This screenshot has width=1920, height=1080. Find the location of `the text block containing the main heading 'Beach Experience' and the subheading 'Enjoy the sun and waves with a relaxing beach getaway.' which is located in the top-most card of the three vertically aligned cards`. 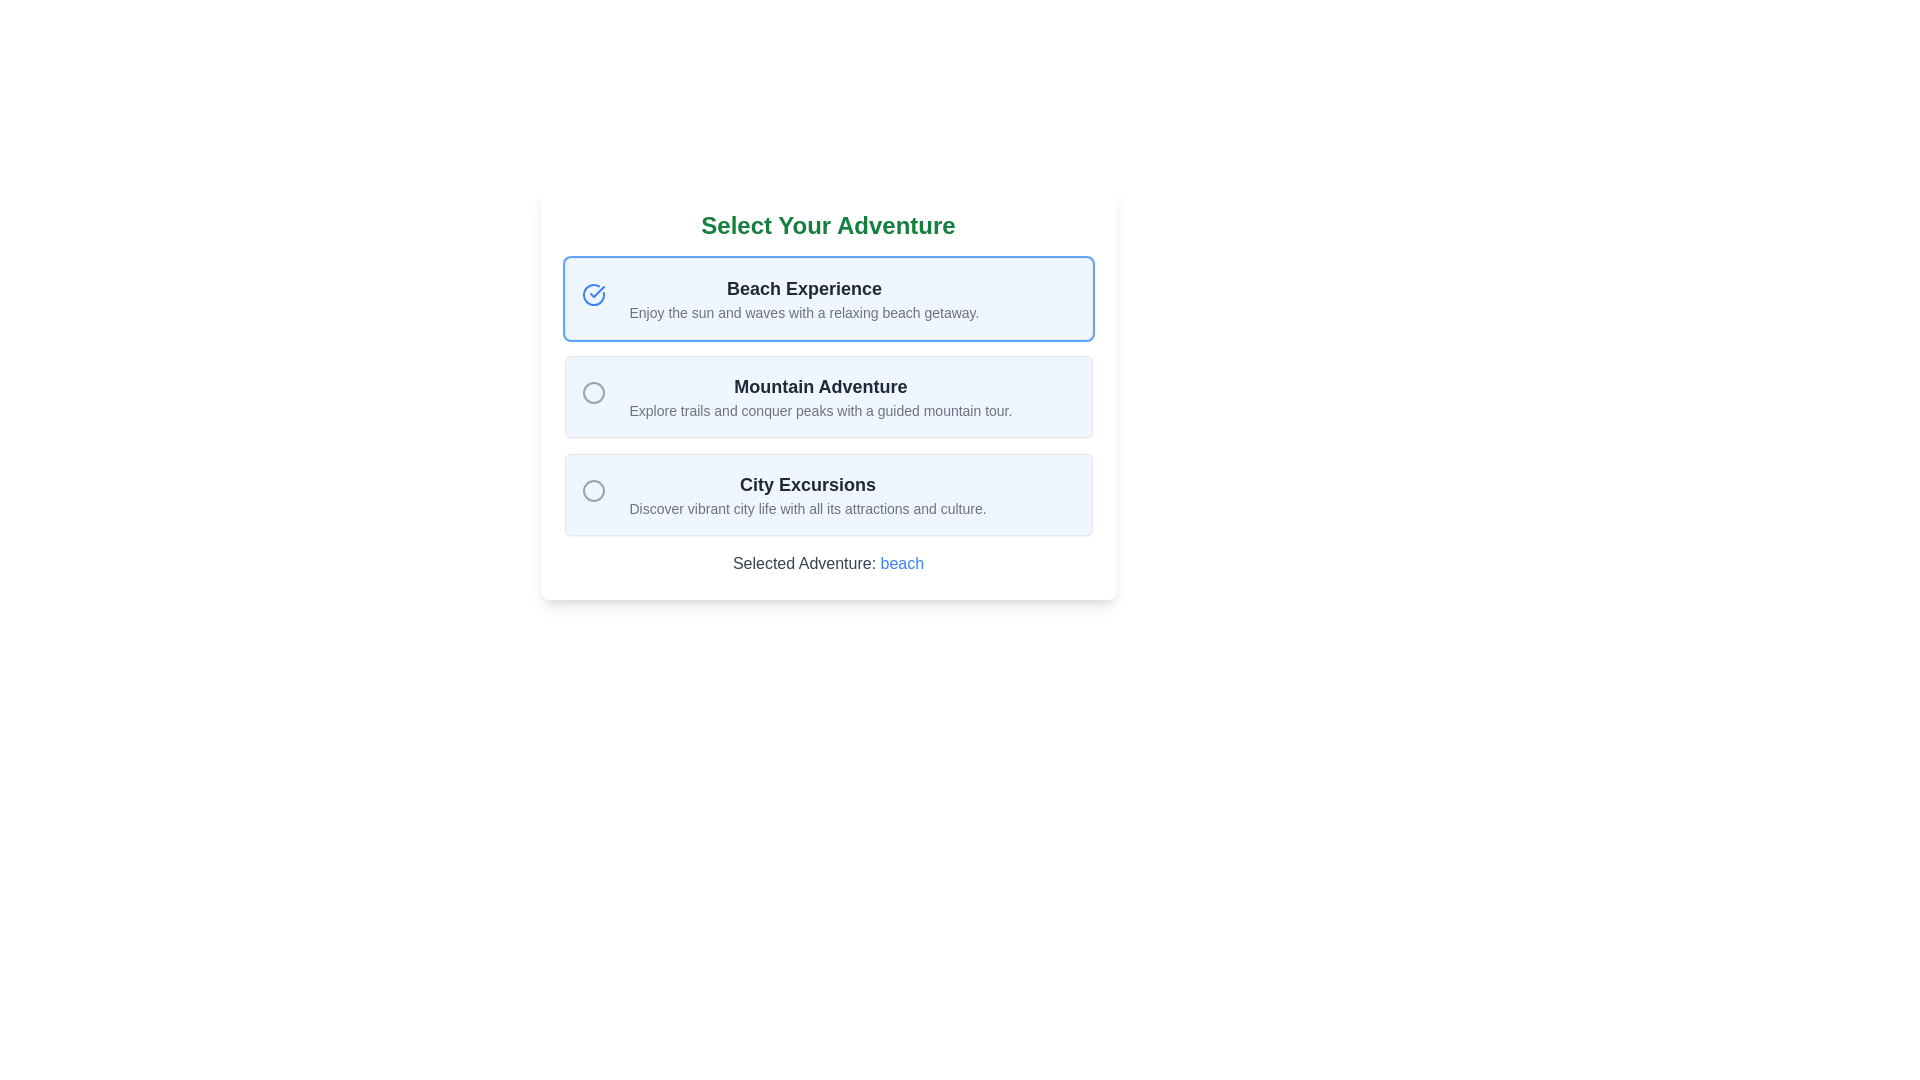

the text block containing the main heading 'Beach Experience' and the subheading 'Enjoy the sun and waves with a relaxing beach getaway.' which is located in the top-most card of the three vertically aligned cards is located at coordinates (804, 299).